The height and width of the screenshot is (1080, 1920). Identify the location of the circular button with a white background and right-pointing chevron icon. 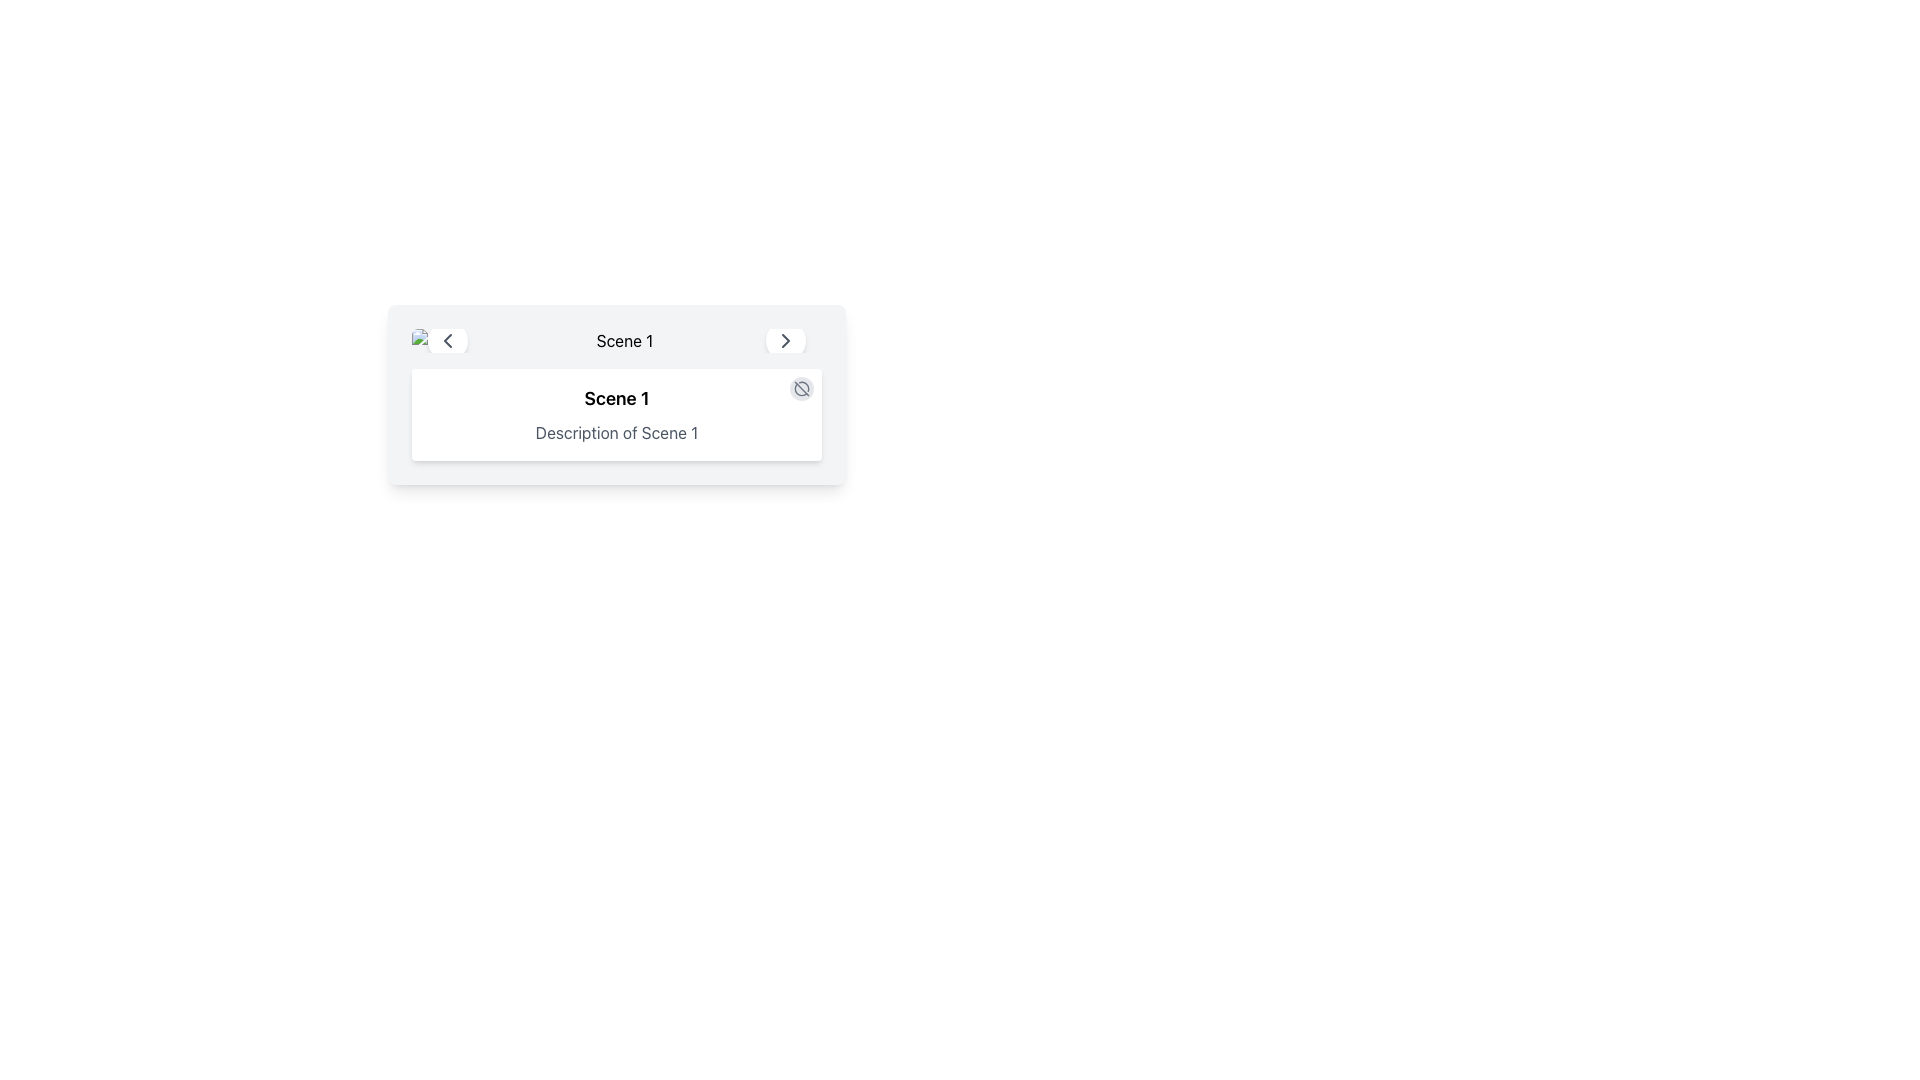
(785, 339).